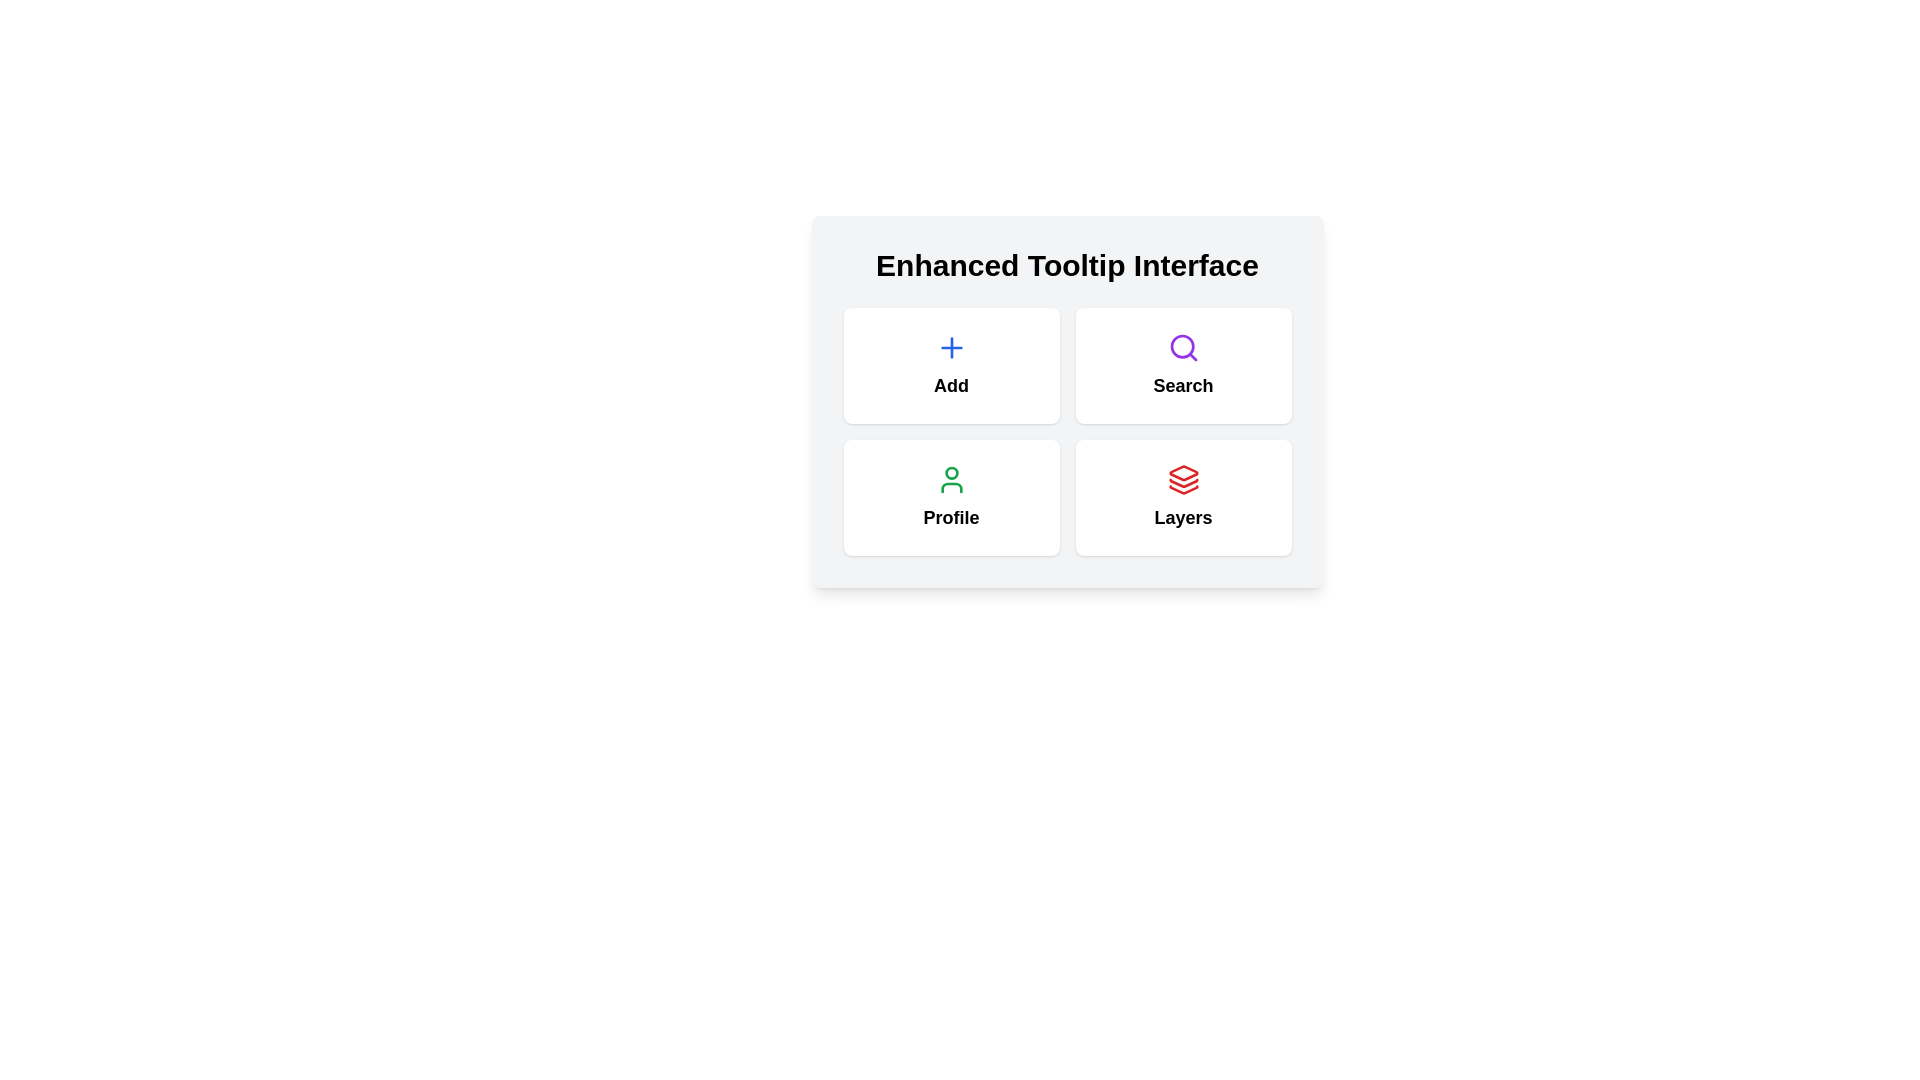  Describe the element at coordinates (1183, 385) in the screenshot. I see `'Search' text label located at the bottom of the 'Search' item box, which is styled in bold and positioned in the top-right corner of the grid layout` at that location.